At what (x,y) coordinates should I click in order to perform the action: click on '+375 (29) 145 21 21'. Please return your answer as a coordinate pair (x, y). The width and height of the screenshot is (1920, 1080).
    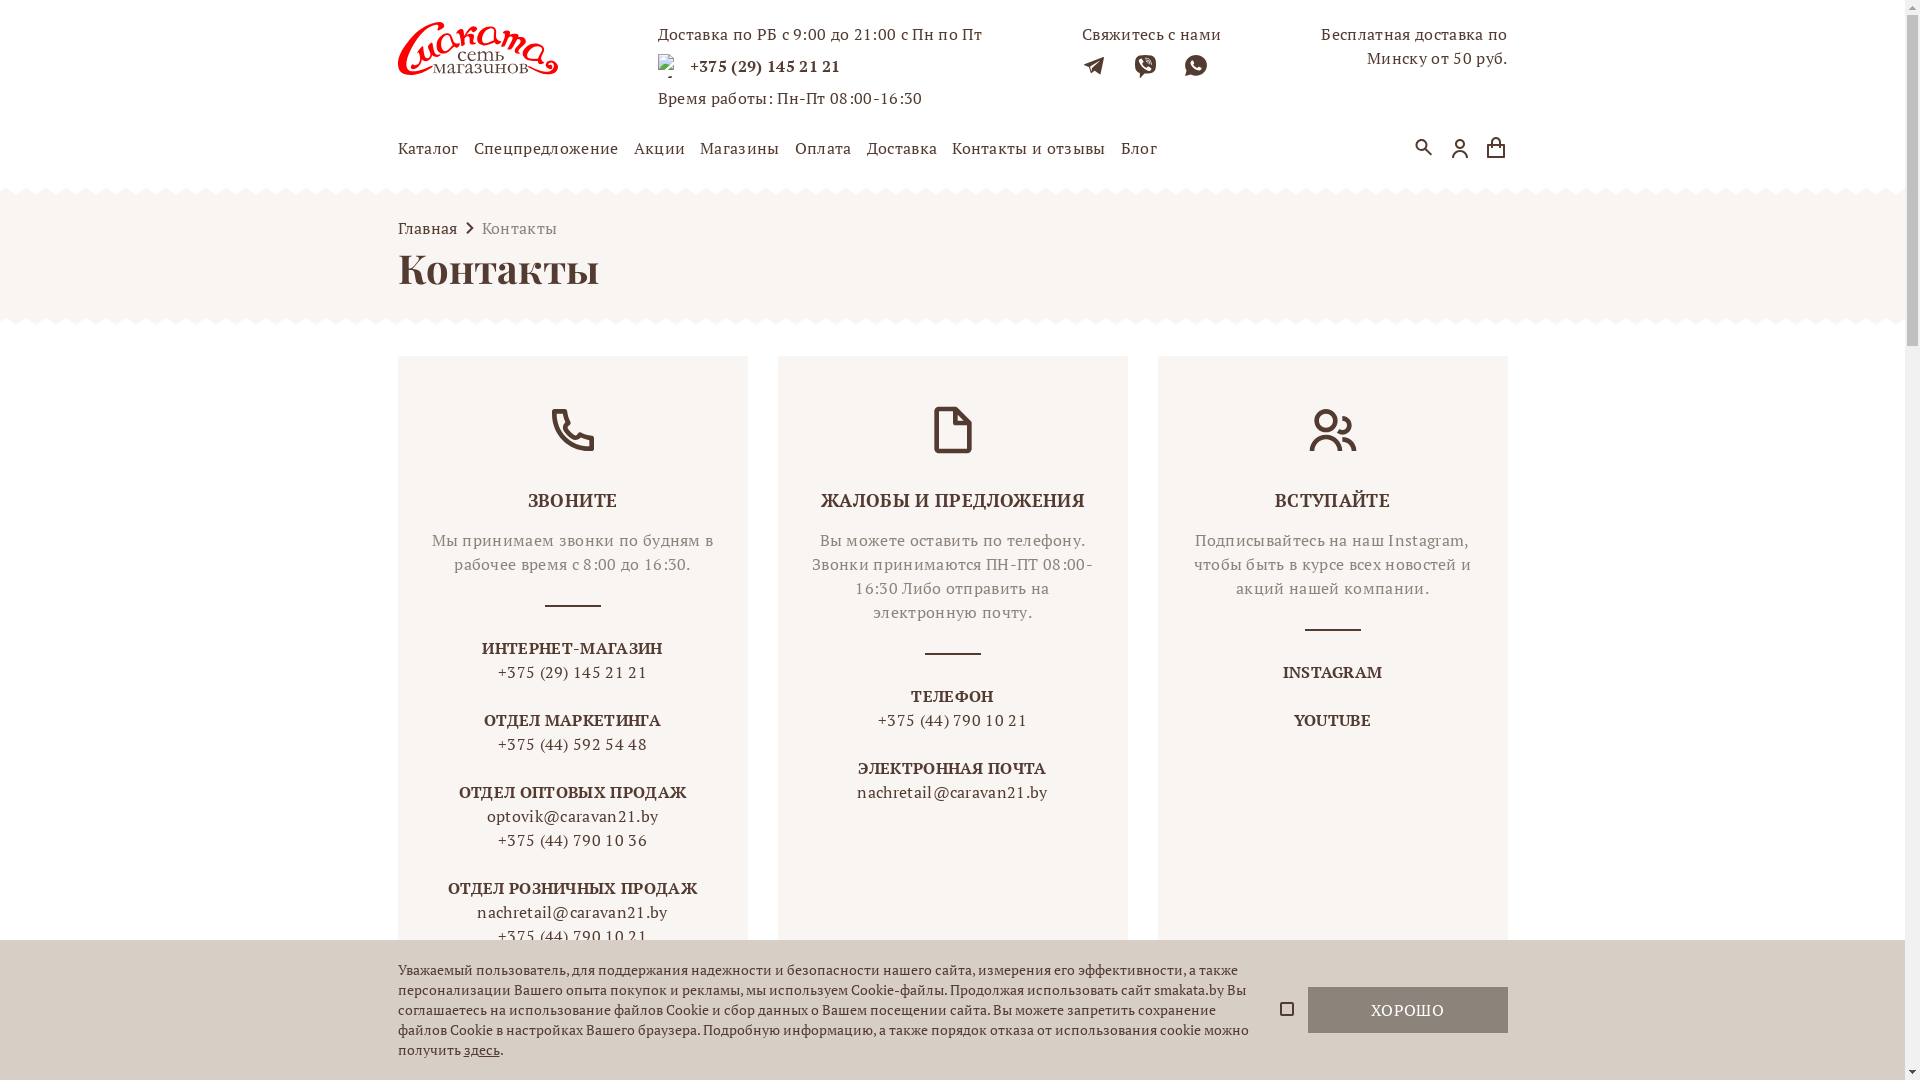
    Looking at the image, I should click on (571, 671).